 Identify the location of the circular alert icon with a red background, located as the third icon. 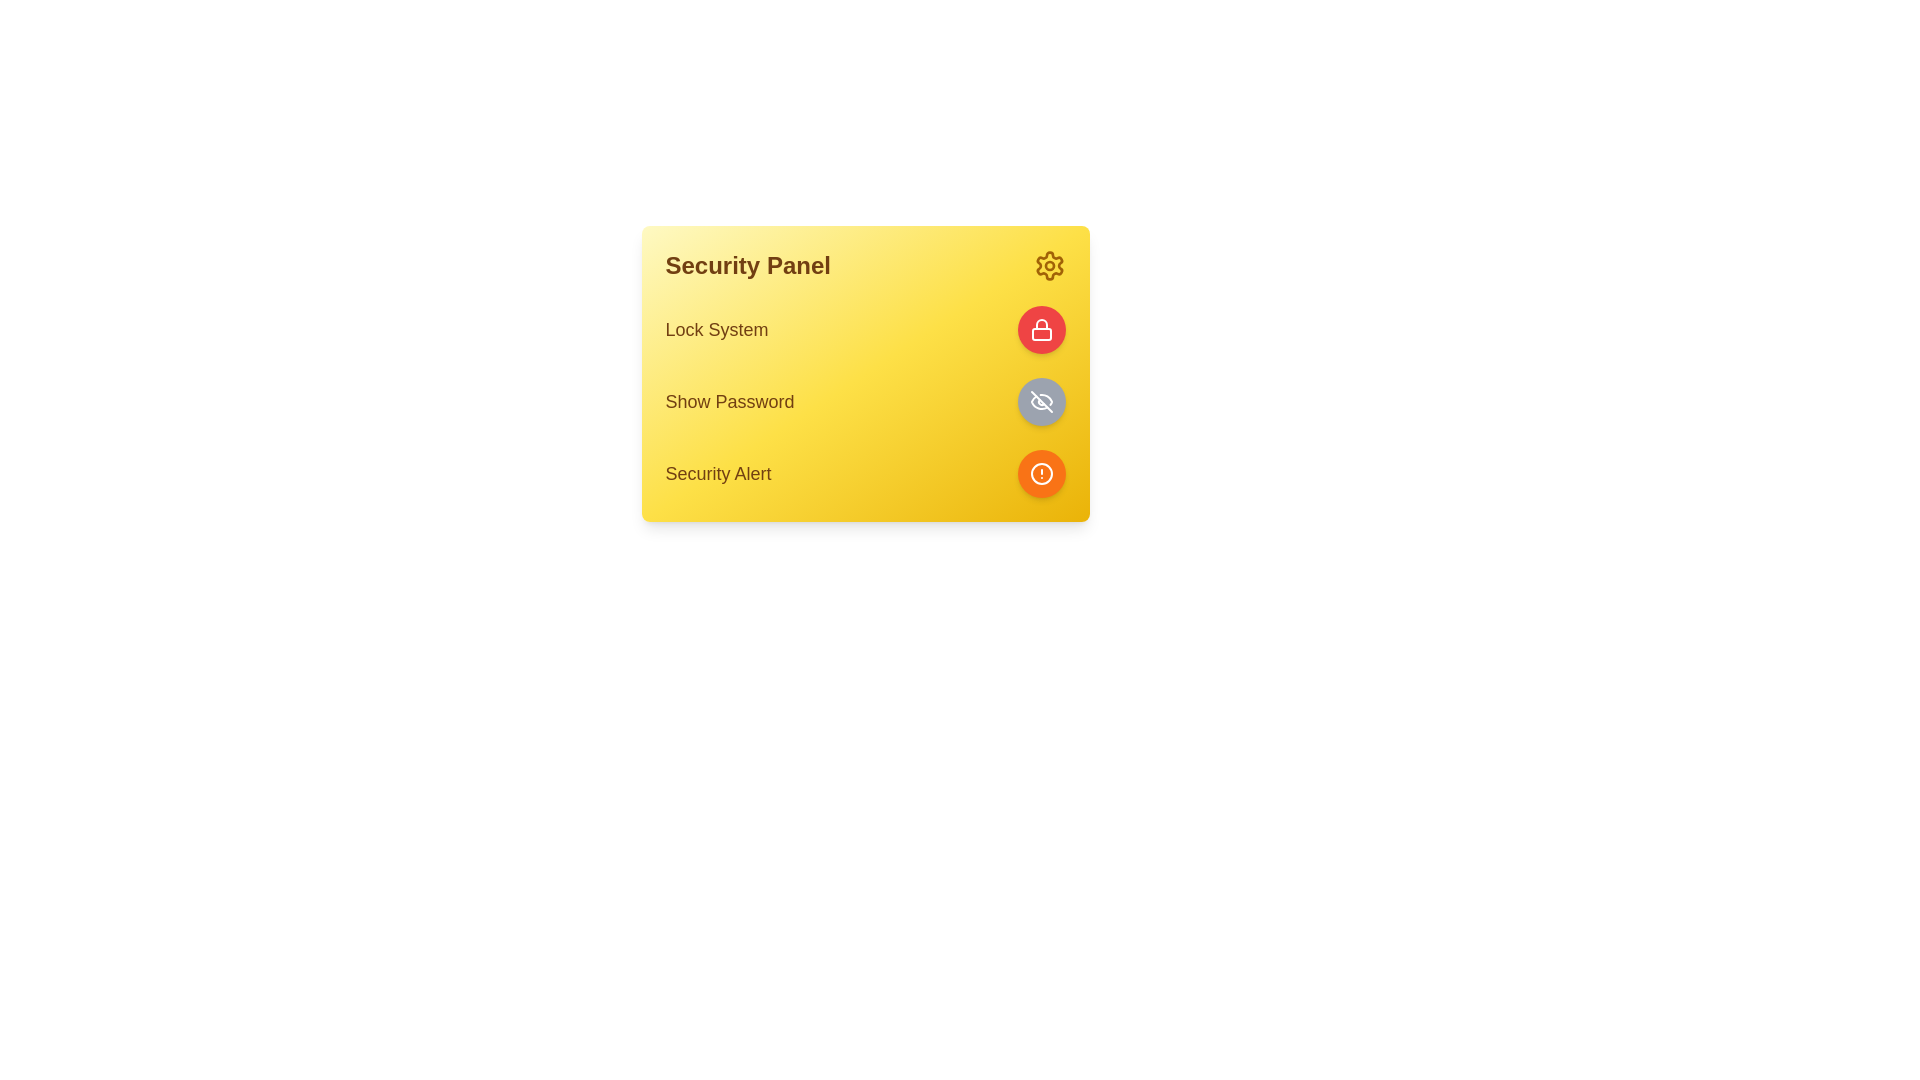
(1040, 474).